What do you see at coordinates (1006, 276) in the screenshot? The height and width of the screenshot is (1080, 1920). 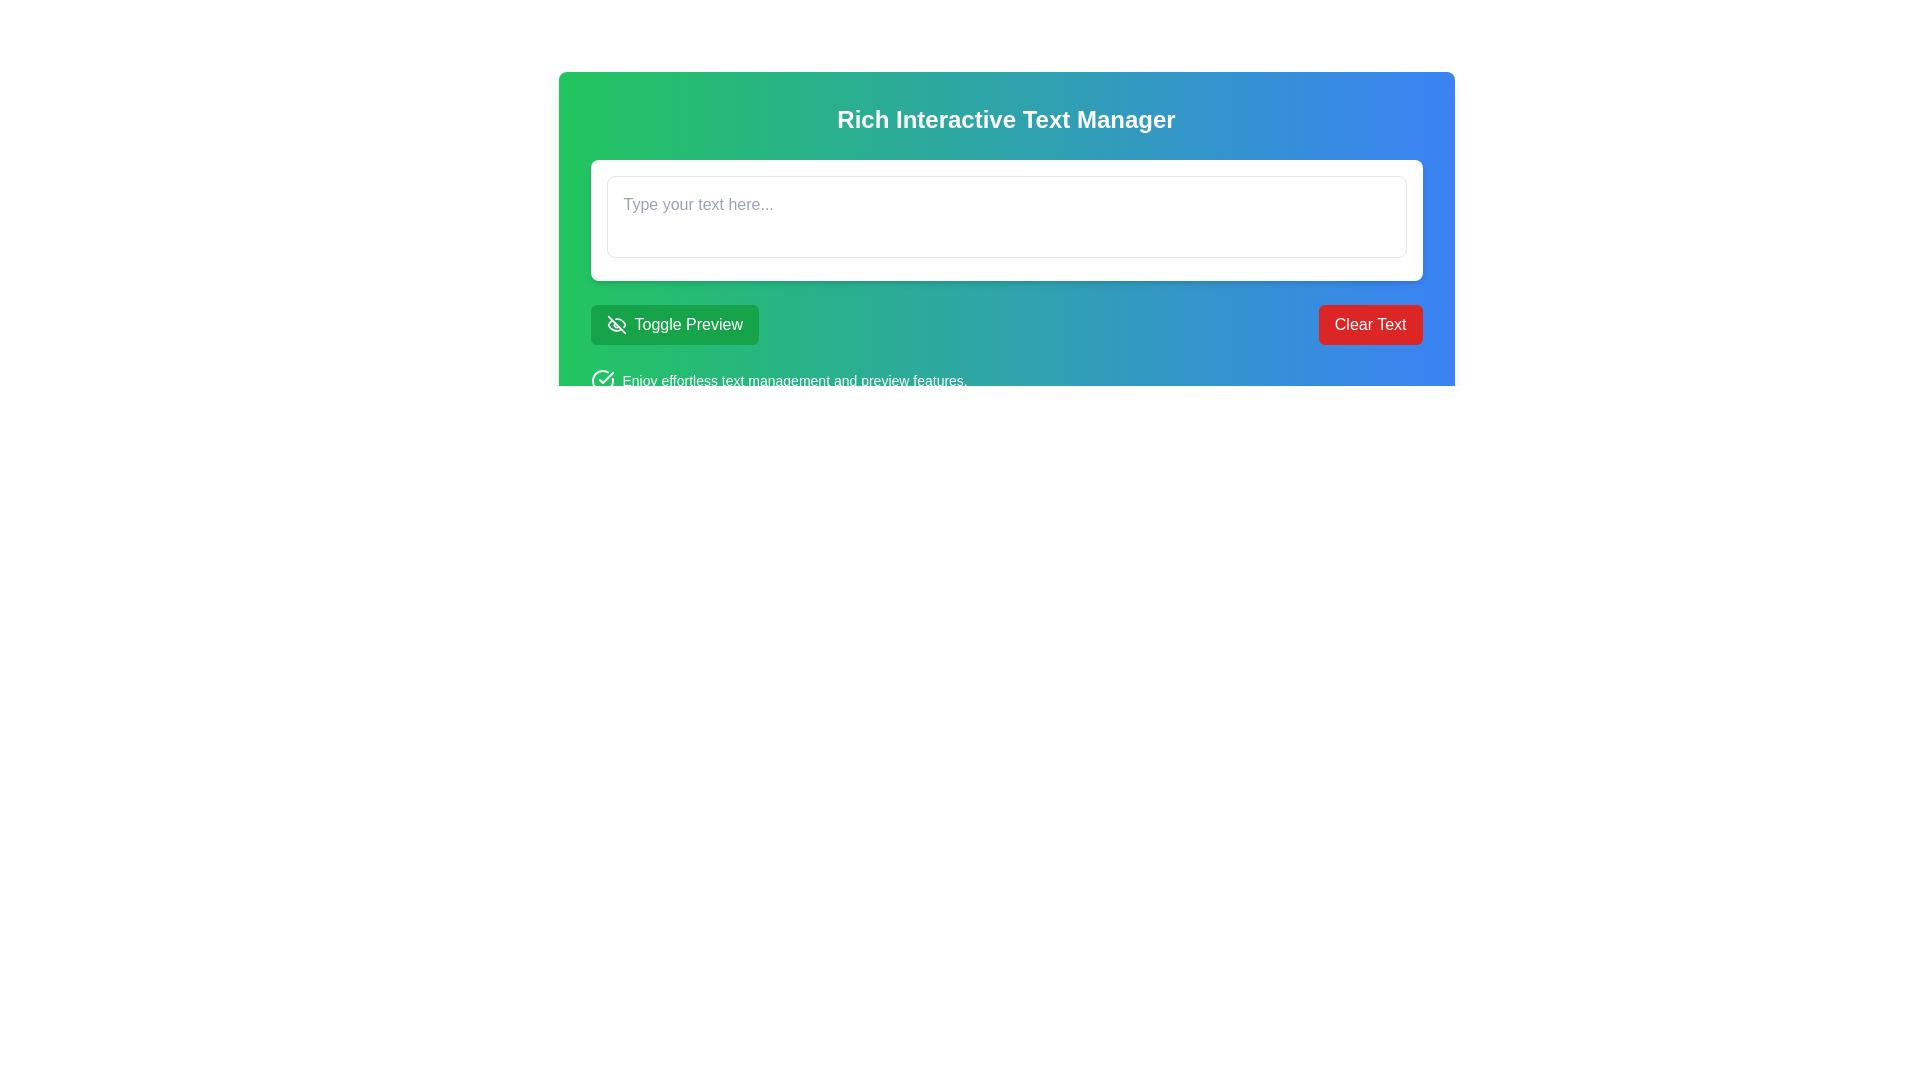 I see `the Text Input Field located beneath the 'Rich Interactive Text Manager' header` at bounding box center [1006, 276].